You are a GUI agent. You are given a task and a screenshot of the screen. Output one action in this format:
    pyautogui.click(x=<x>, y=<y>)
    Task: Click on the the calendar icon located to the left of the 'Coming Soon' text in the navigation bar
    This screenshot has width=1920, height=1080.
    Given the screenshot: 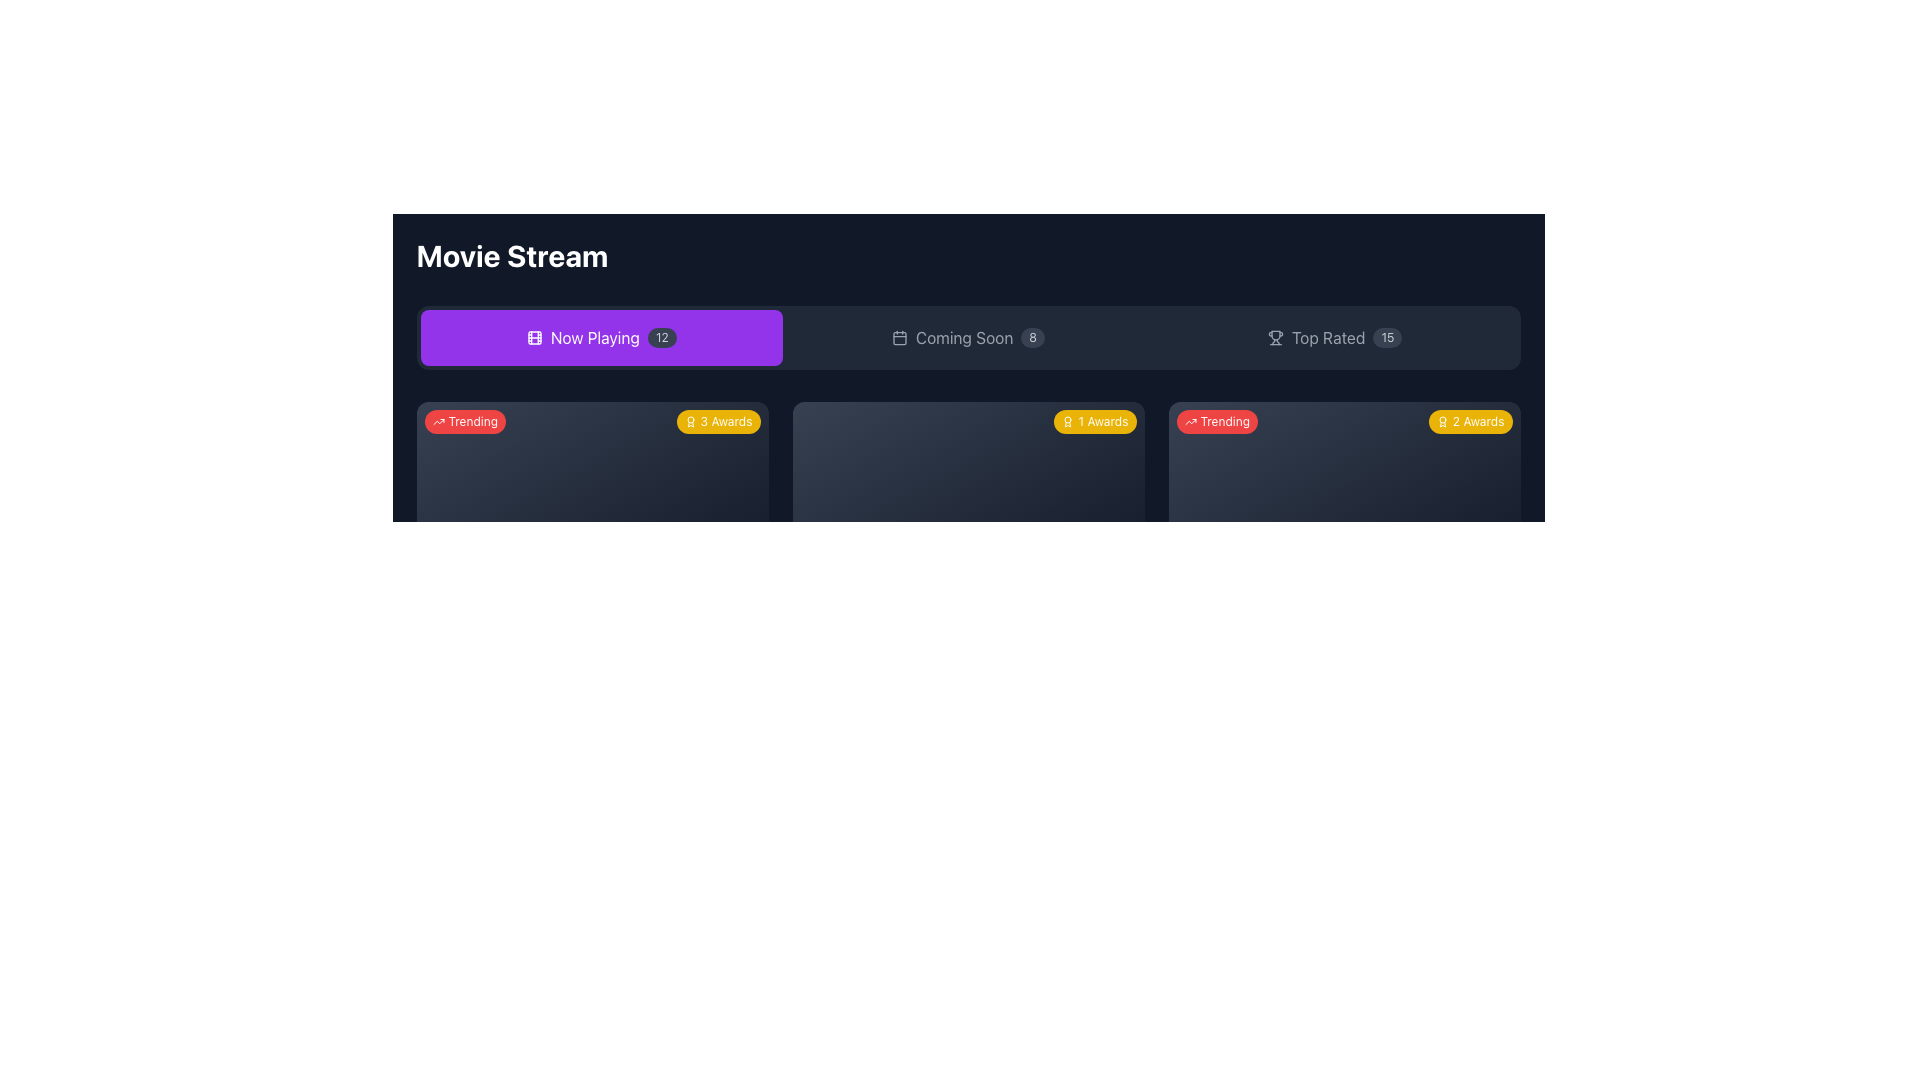 What is the action you would take?
    pyautogui.click(x=898, y=337)
    